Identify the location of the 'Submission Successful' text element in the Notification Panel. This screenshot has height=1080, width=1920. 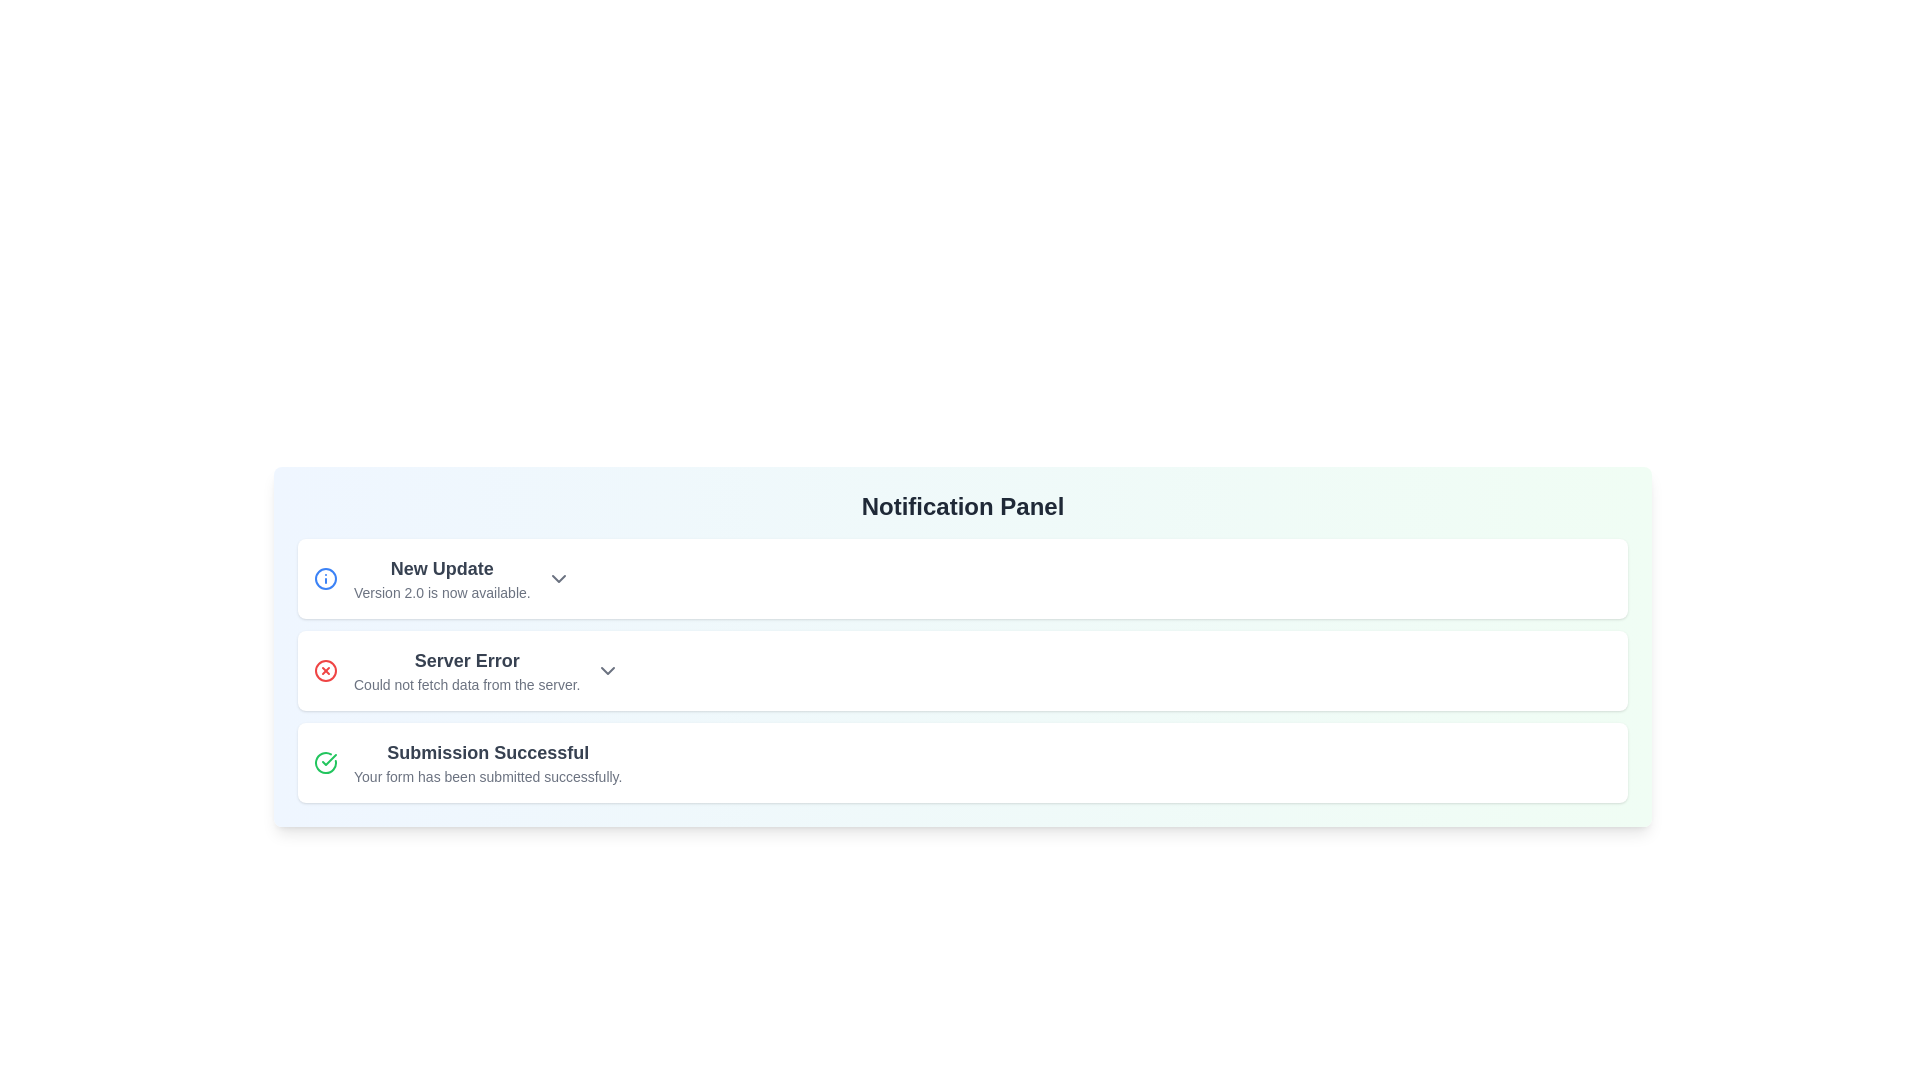
(488, 752).